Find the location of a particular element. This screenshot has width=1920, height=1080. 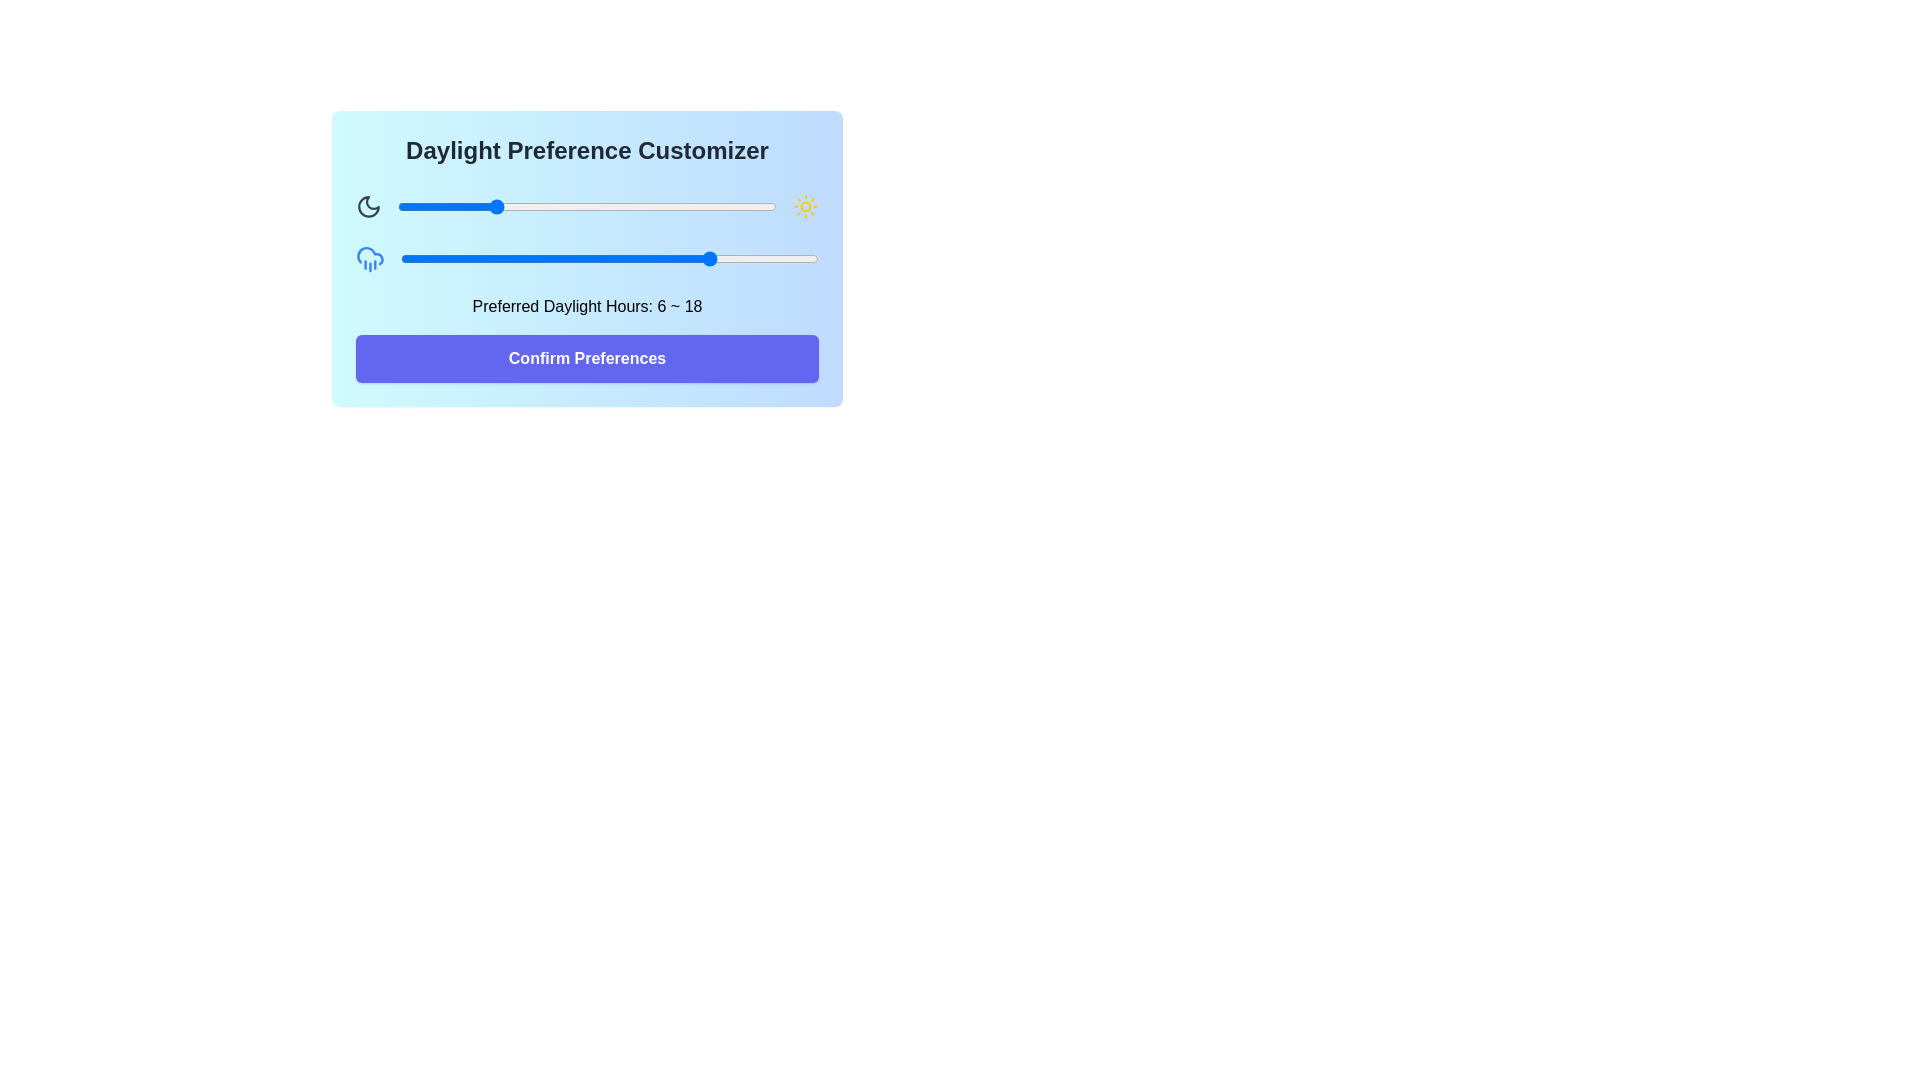

the daylight preference is located at coordinates (444, 207).